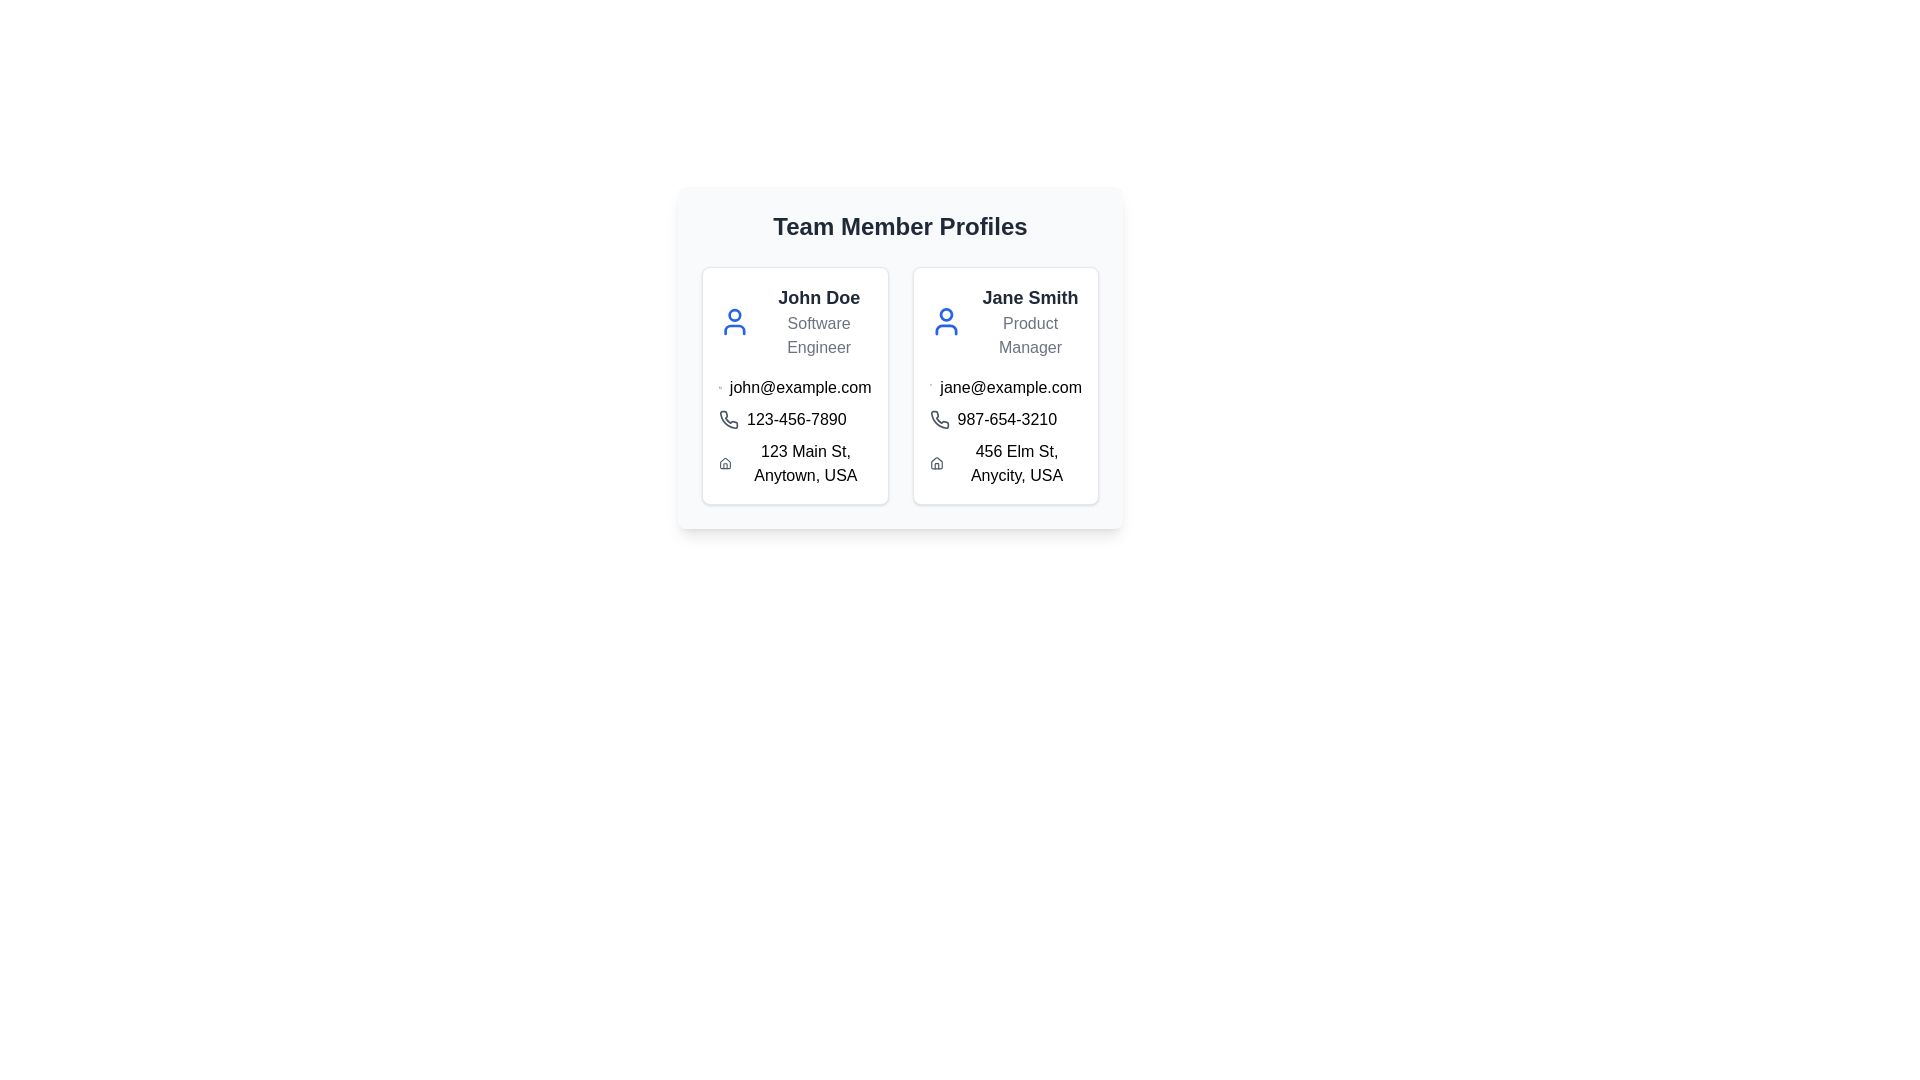 Image resolution: width=1920 pixels, height=1080 pixels. Describe the element at coordinates (733, 315) in the screenshot. I see `the circular graphical element representing the user 'John Doe' in the Team Member Profiles section` at that location.